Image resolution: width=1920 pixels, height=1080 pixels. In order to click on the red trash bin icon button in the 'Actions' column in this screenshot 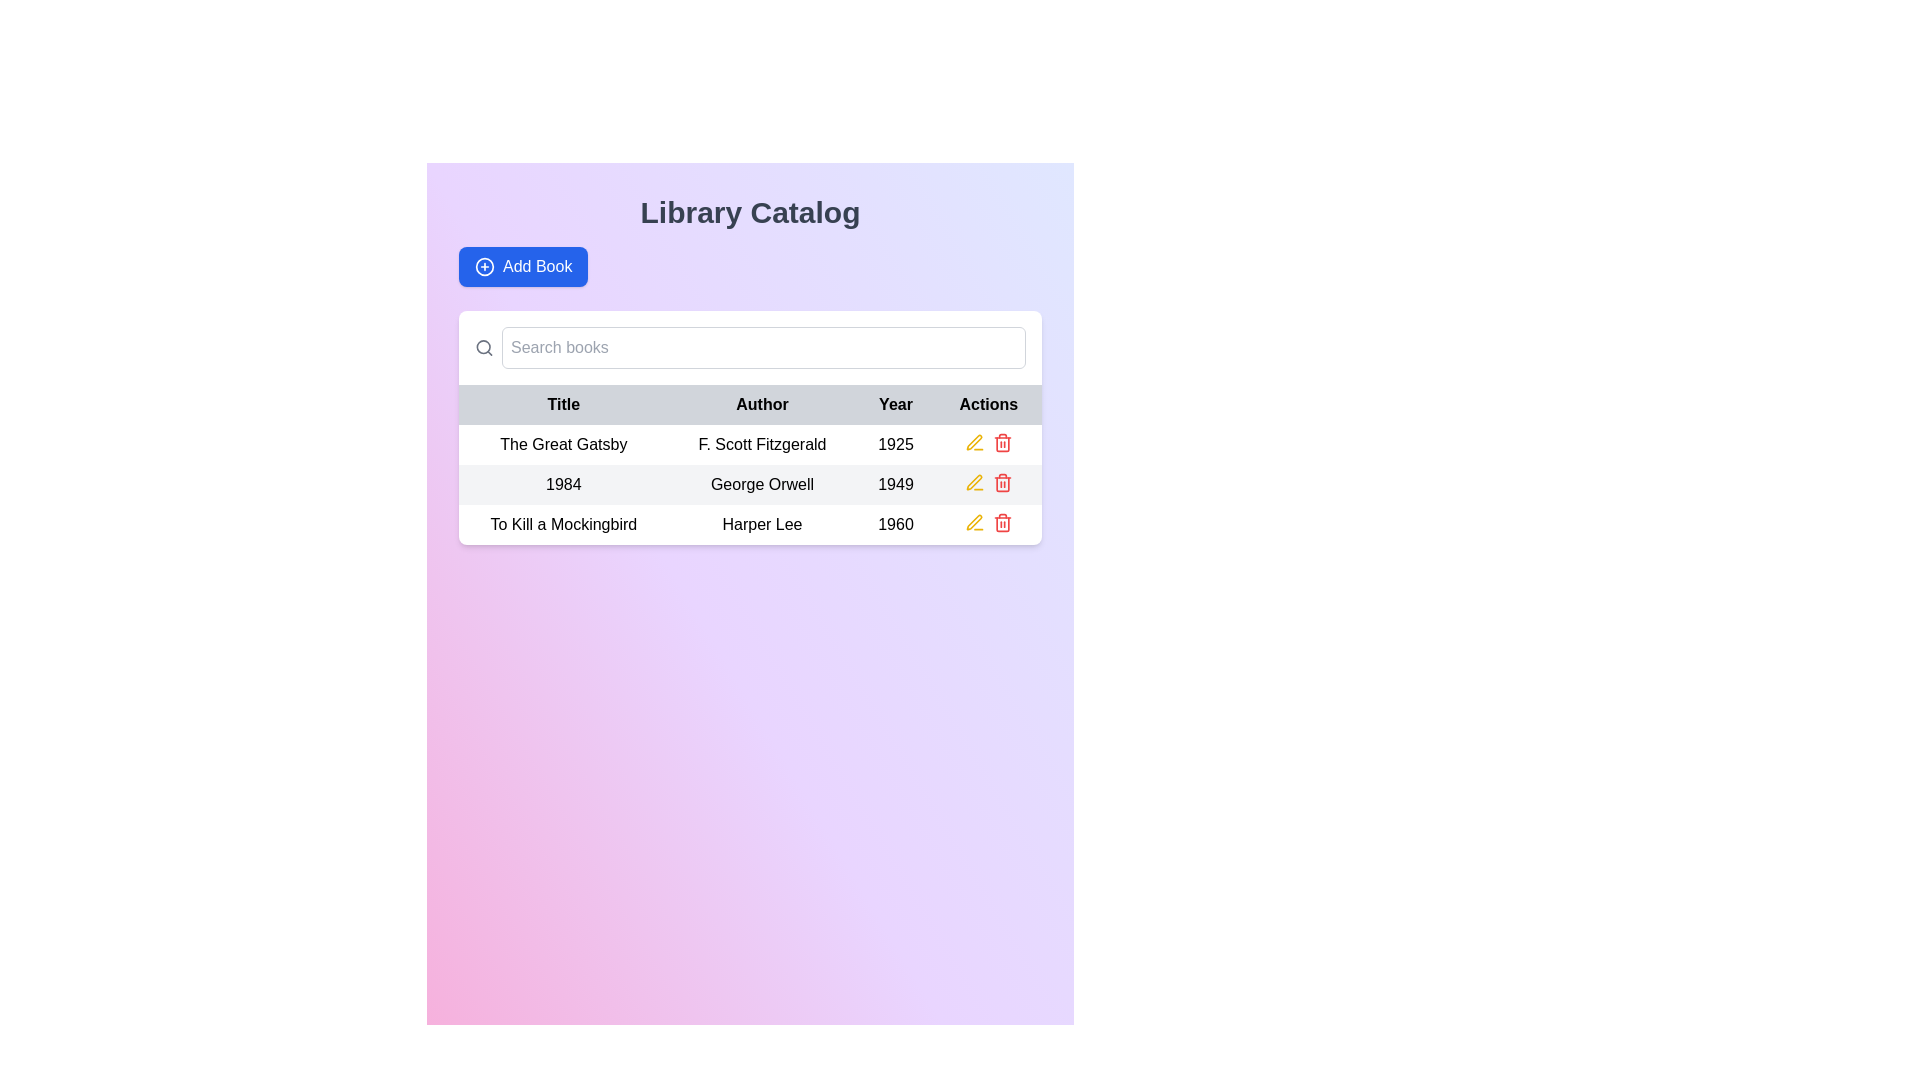, I will do `click(1002, 442)`.